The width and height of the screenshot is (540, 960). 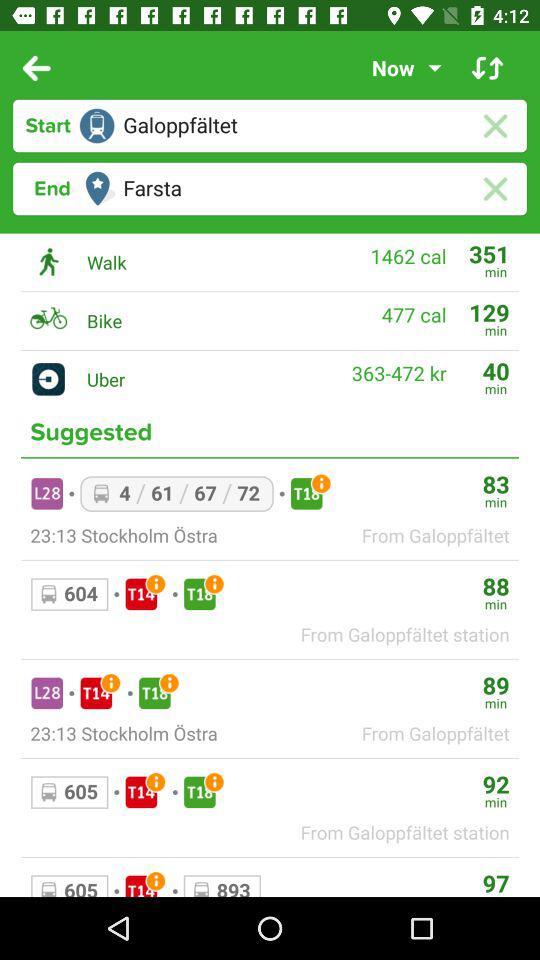 What do you see at coordinates (494, 125) in the screenshot?
I see `erase location` at bounding box center [494, 125].